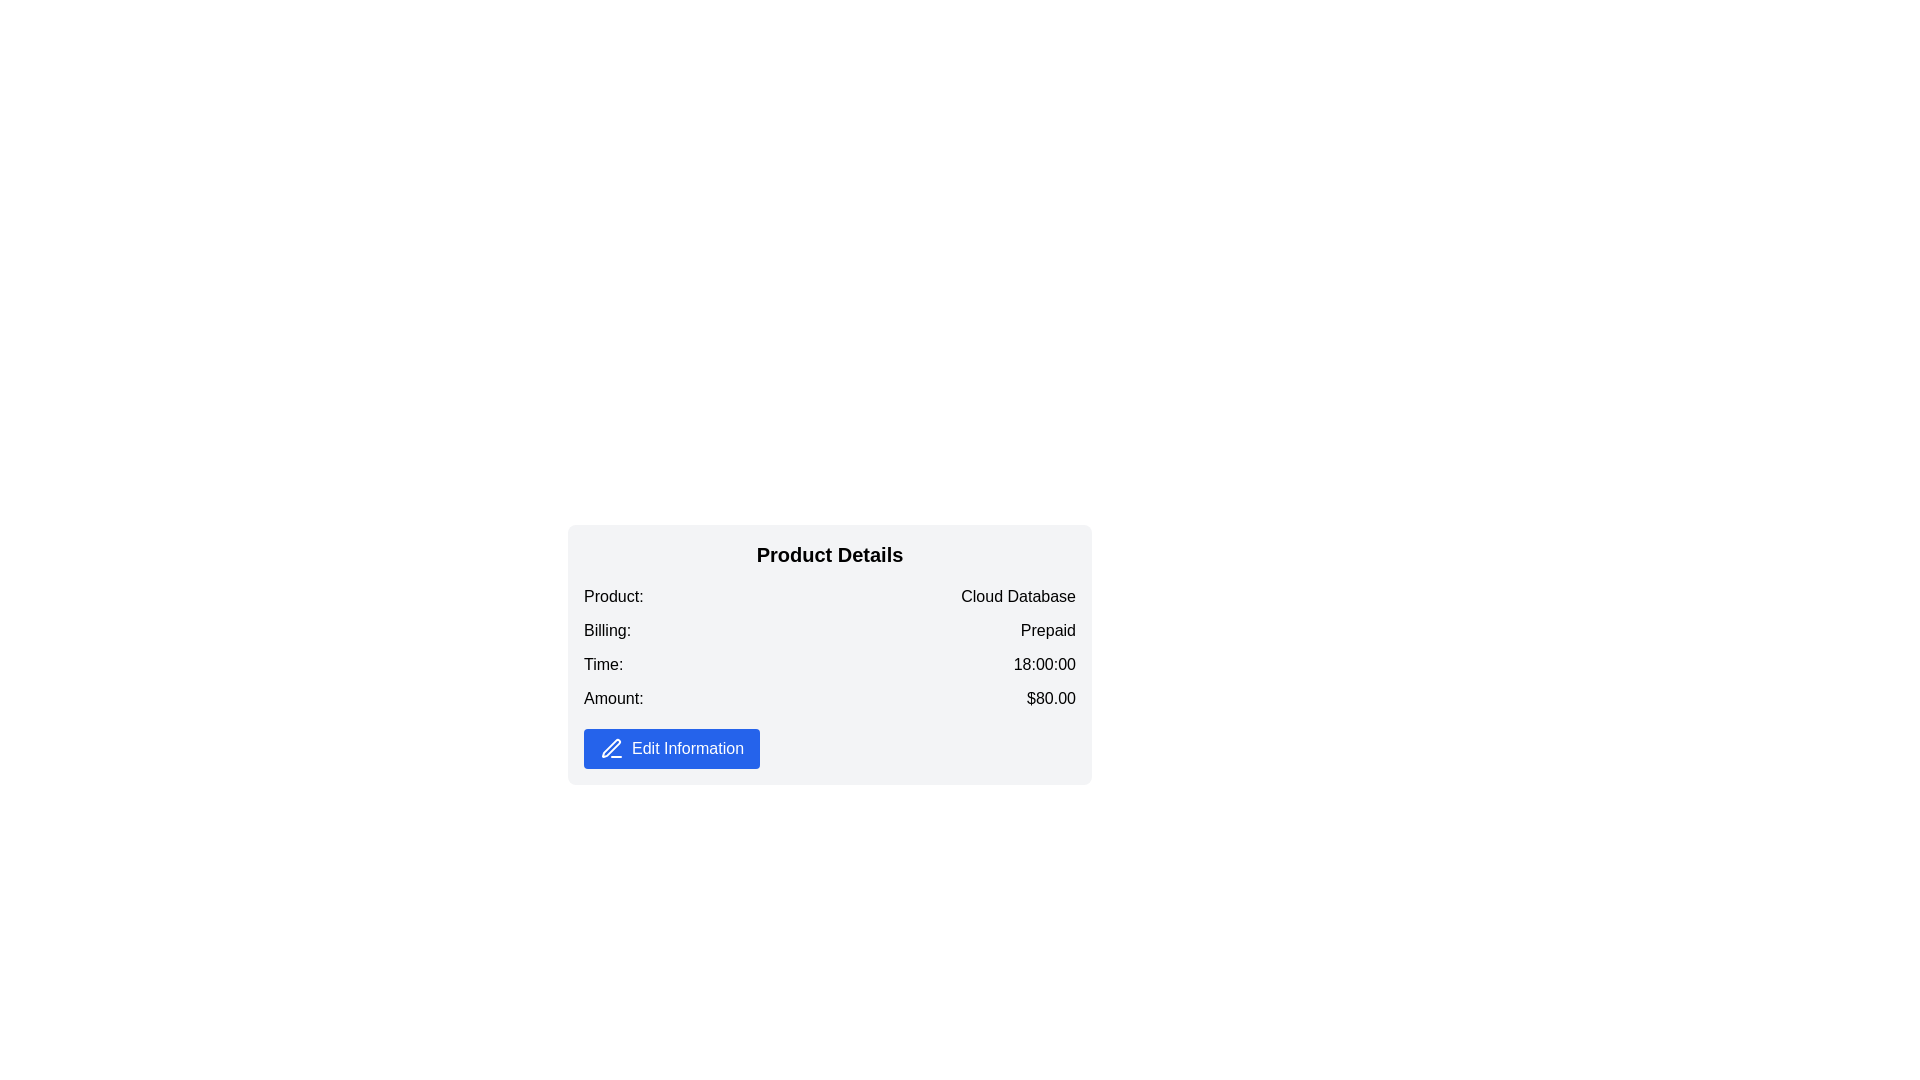  I want to click on the label text element displaying 'Amount:' which is positioned to the left of the '$80.00' text element in the 'Product Details' section, so click(612, 698).